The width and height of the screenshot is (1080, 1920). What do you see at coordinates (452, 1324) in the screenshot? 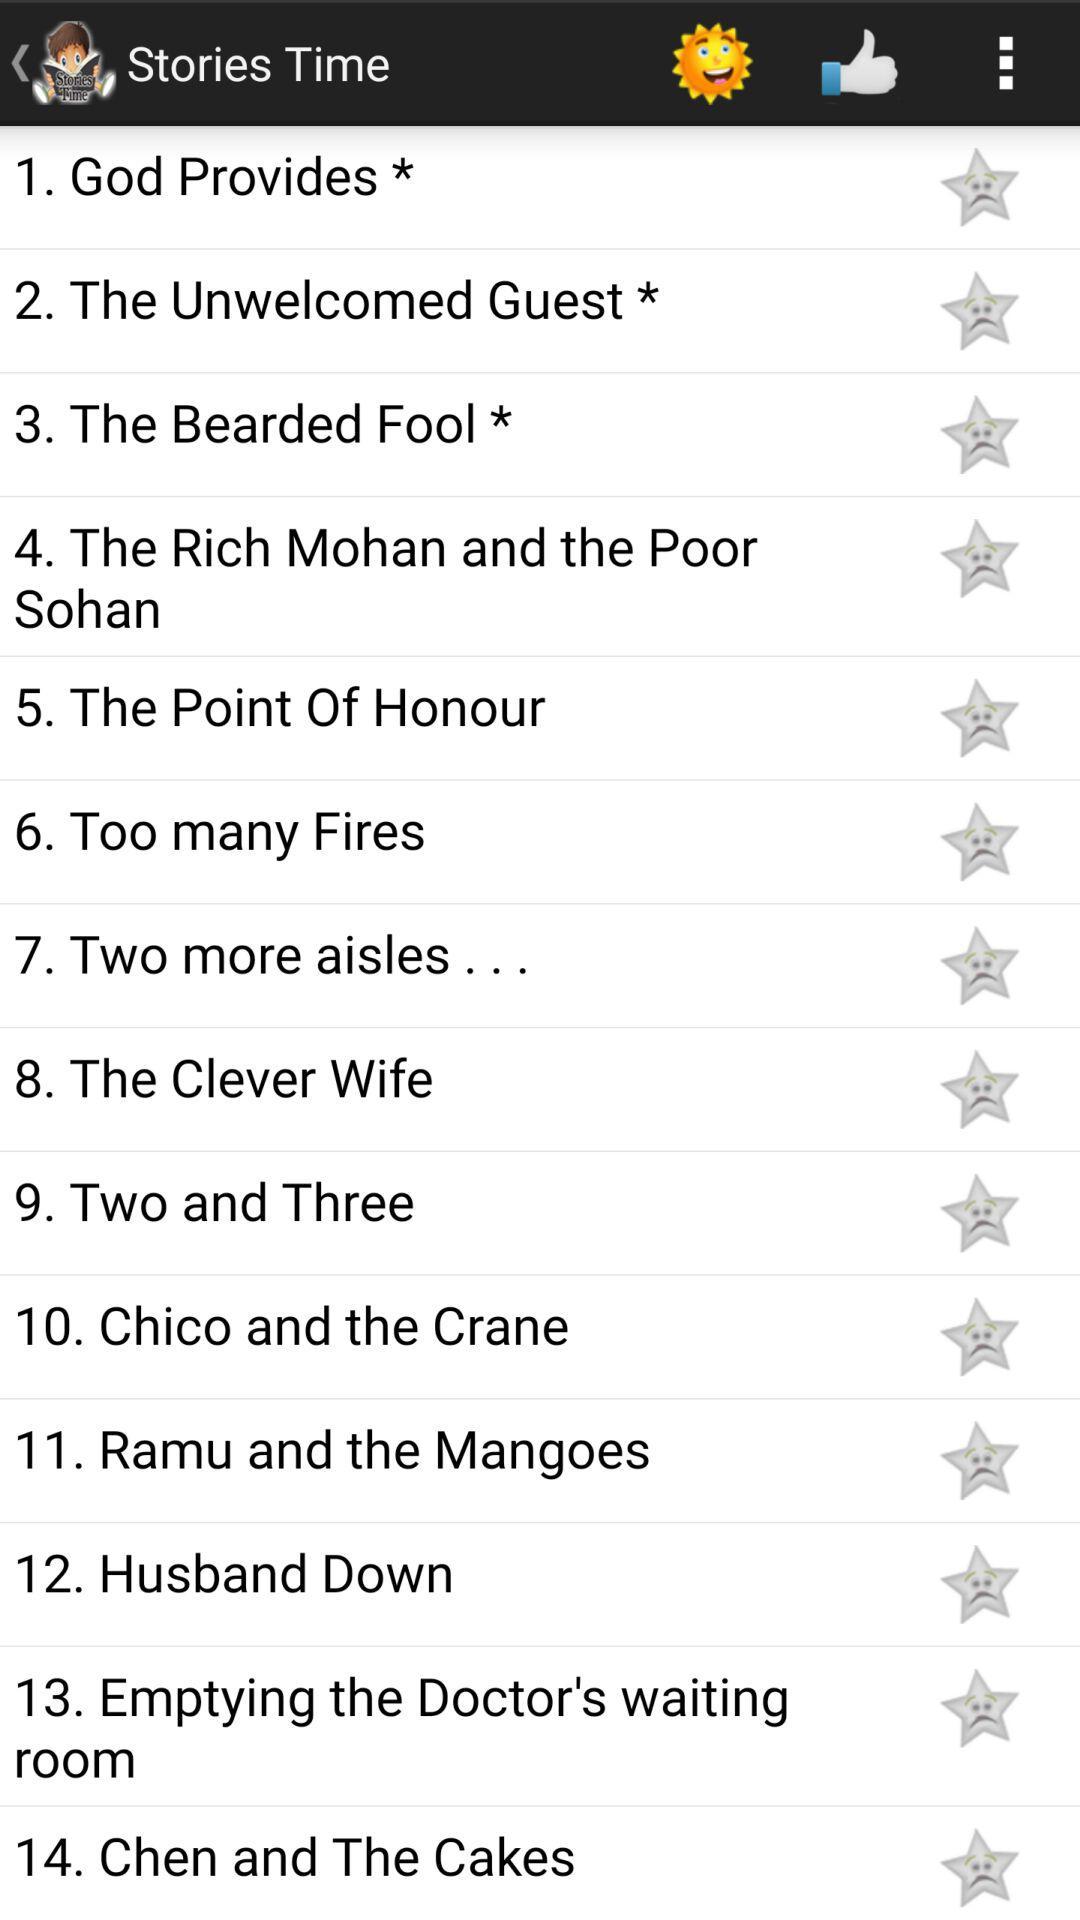
I see `item above 11 ramu and item` at bounding box center [452, 1324].